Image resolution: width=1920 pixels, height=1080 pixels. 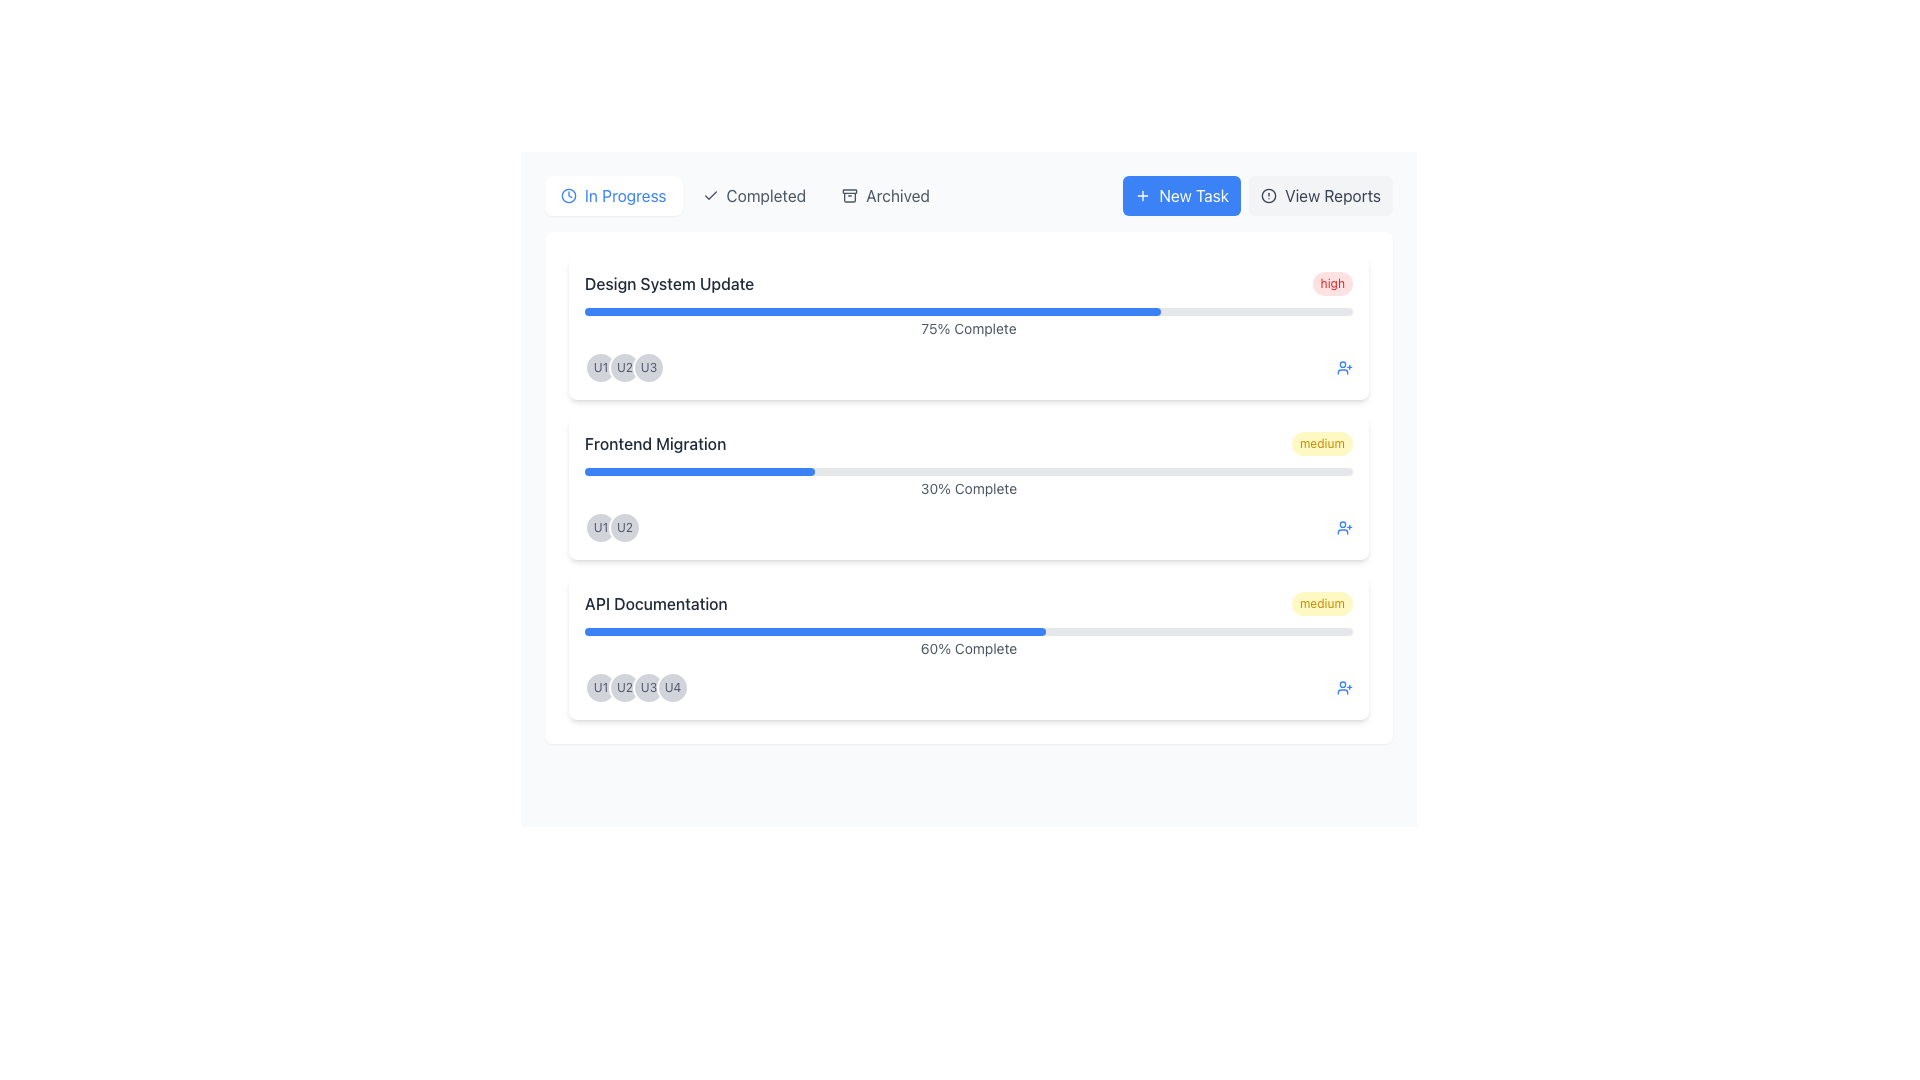 What do you see at coordinates (969, 488) in the screenshot?
I see `the main content section that displays a list of project tasks, including 'Design System Update', 'Frontend Migration', and 'API Documentation'` at bounding box center [969, 488].